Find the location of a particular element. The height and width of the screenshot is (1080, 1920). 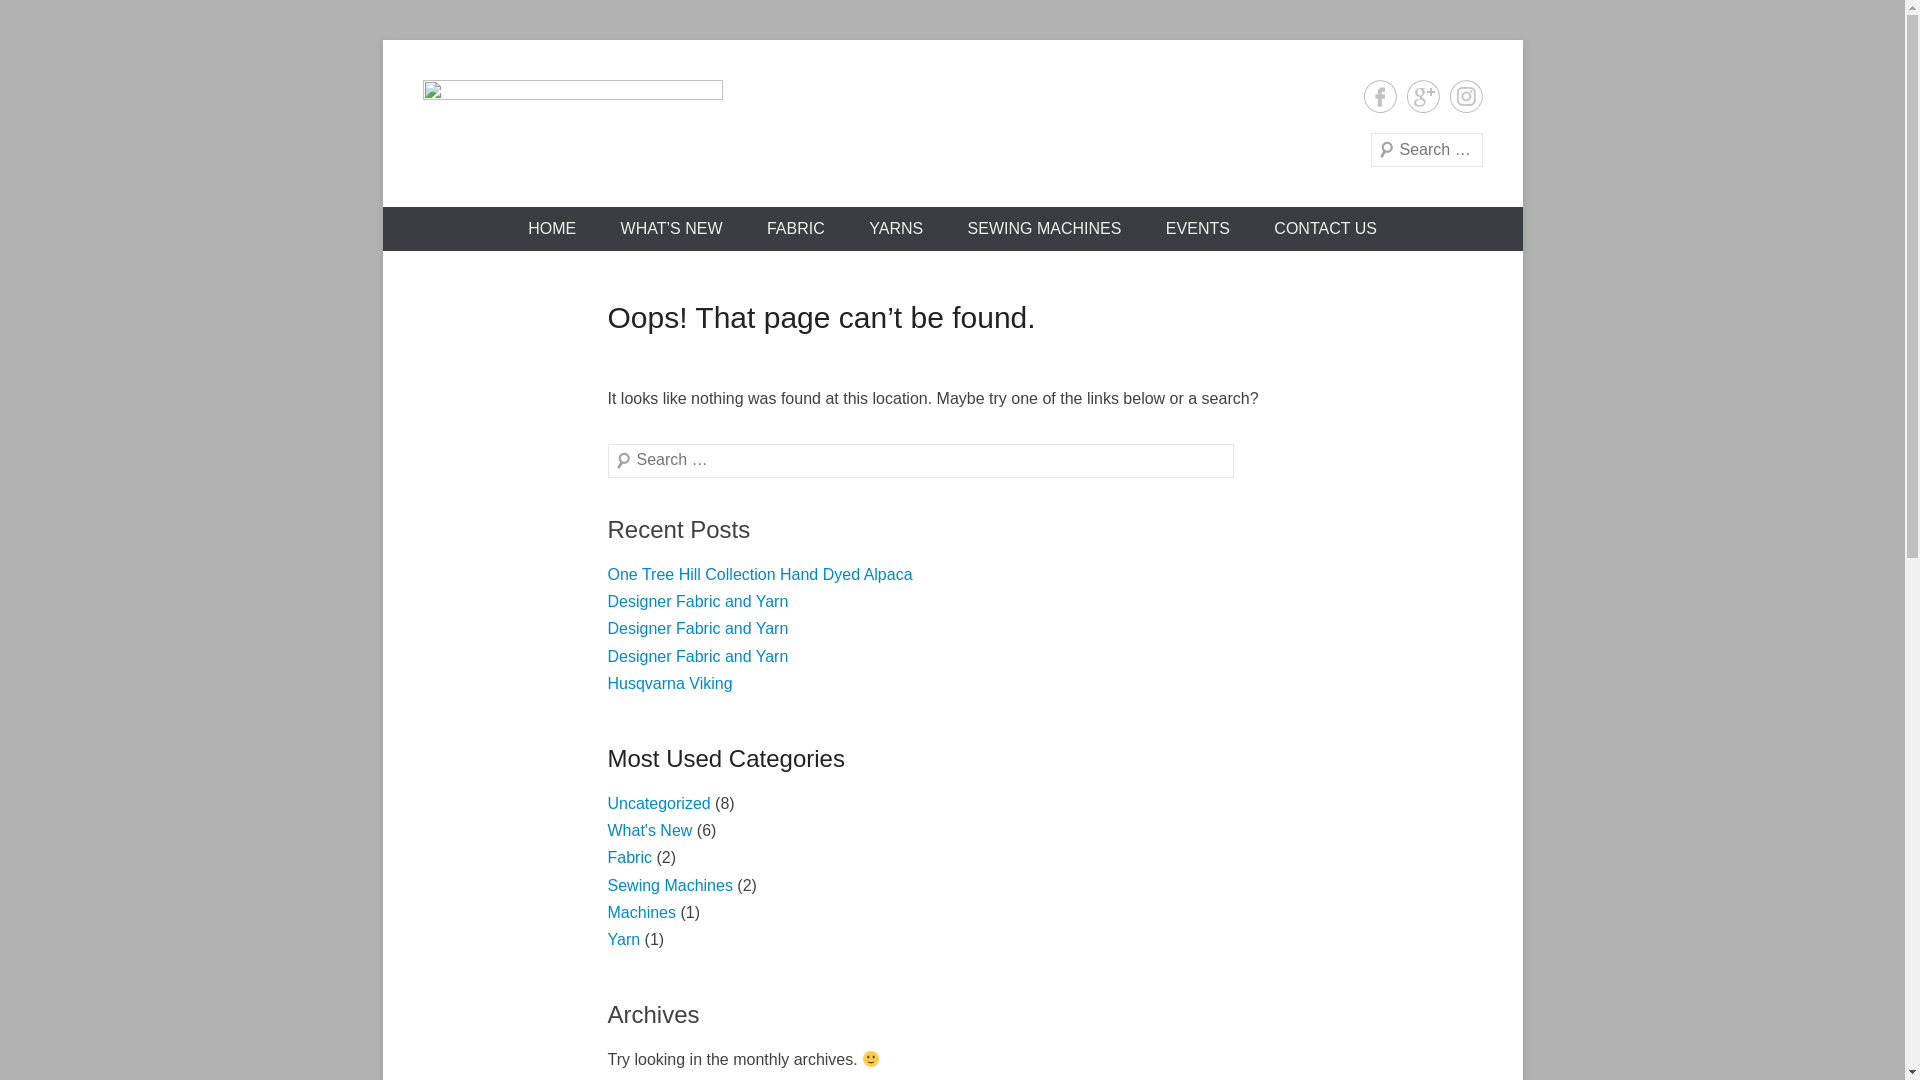

'Facebook' is located at coordinates (1379, 96).